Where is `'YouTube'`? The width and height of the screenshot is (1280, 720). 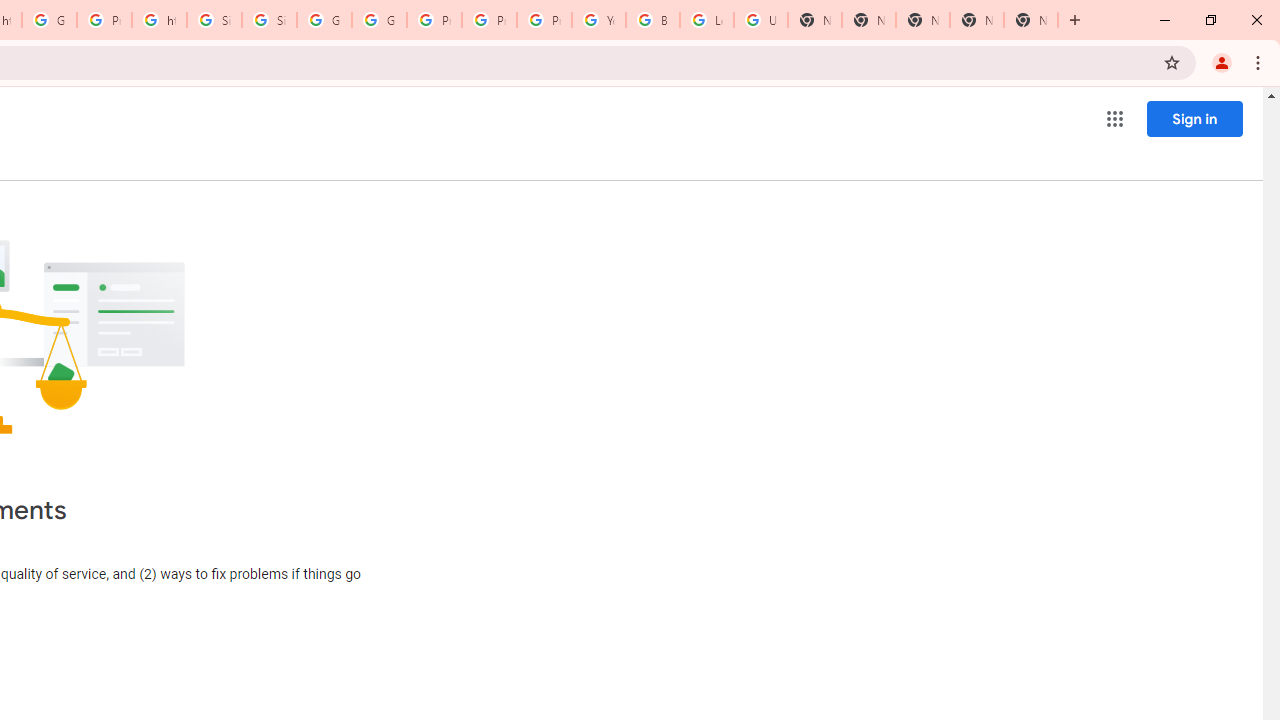 'YouTube' is located at coordinates (598, 20).